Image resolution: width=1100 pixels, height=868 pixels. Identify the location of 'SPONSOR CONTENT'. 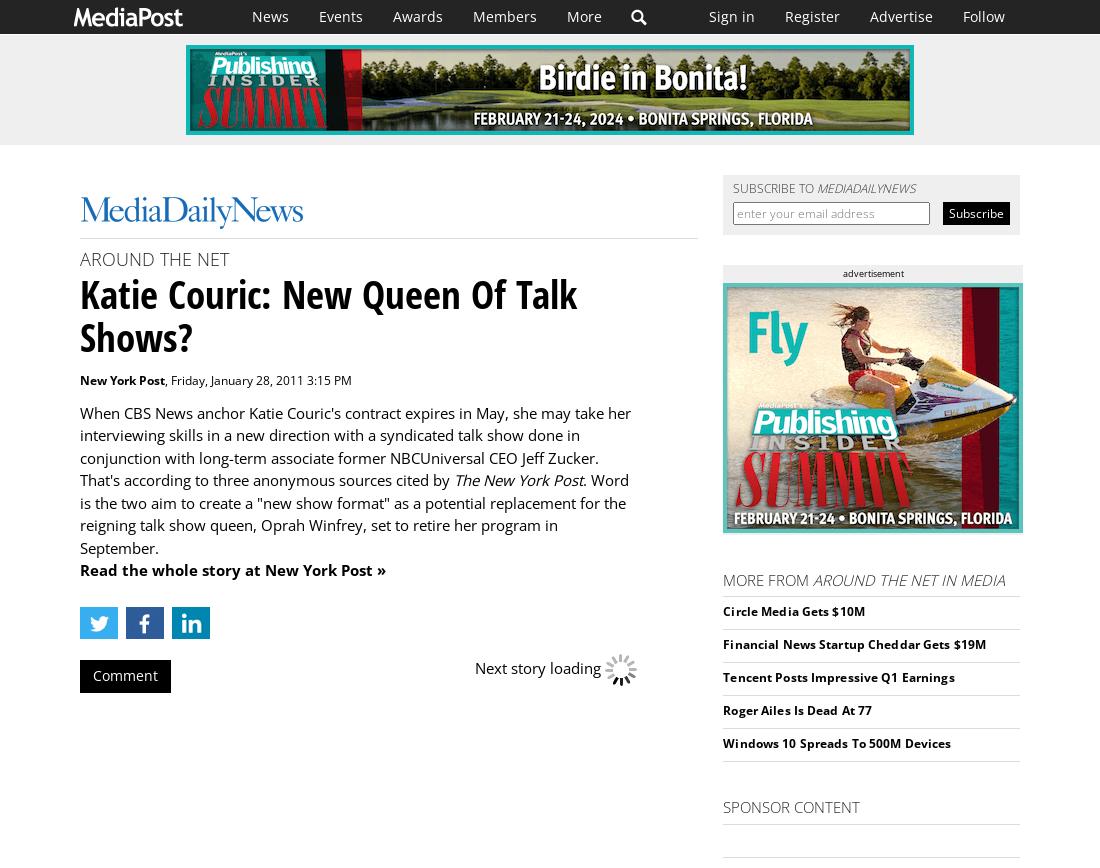
(791, 806).